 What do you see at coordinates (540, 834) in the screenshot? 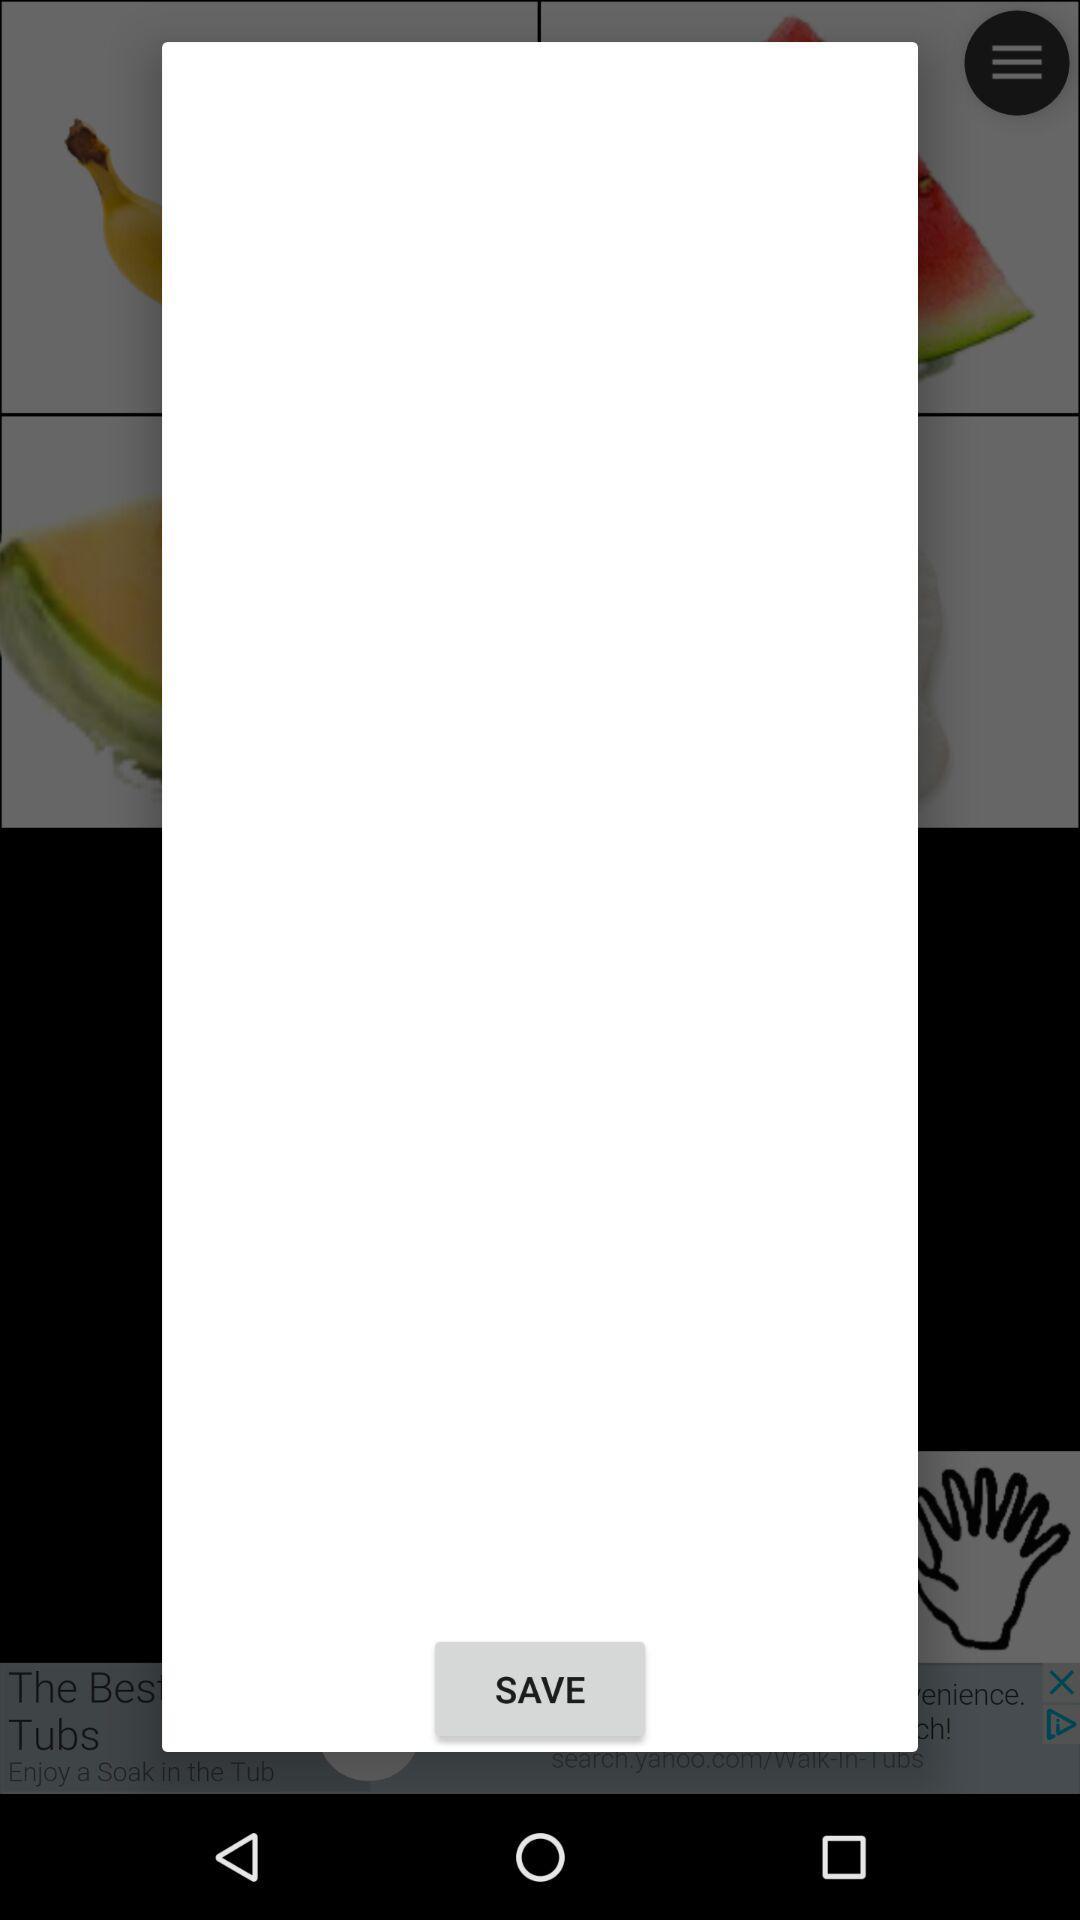
I see `the icon above save icon` at bounding box center [540, 834].